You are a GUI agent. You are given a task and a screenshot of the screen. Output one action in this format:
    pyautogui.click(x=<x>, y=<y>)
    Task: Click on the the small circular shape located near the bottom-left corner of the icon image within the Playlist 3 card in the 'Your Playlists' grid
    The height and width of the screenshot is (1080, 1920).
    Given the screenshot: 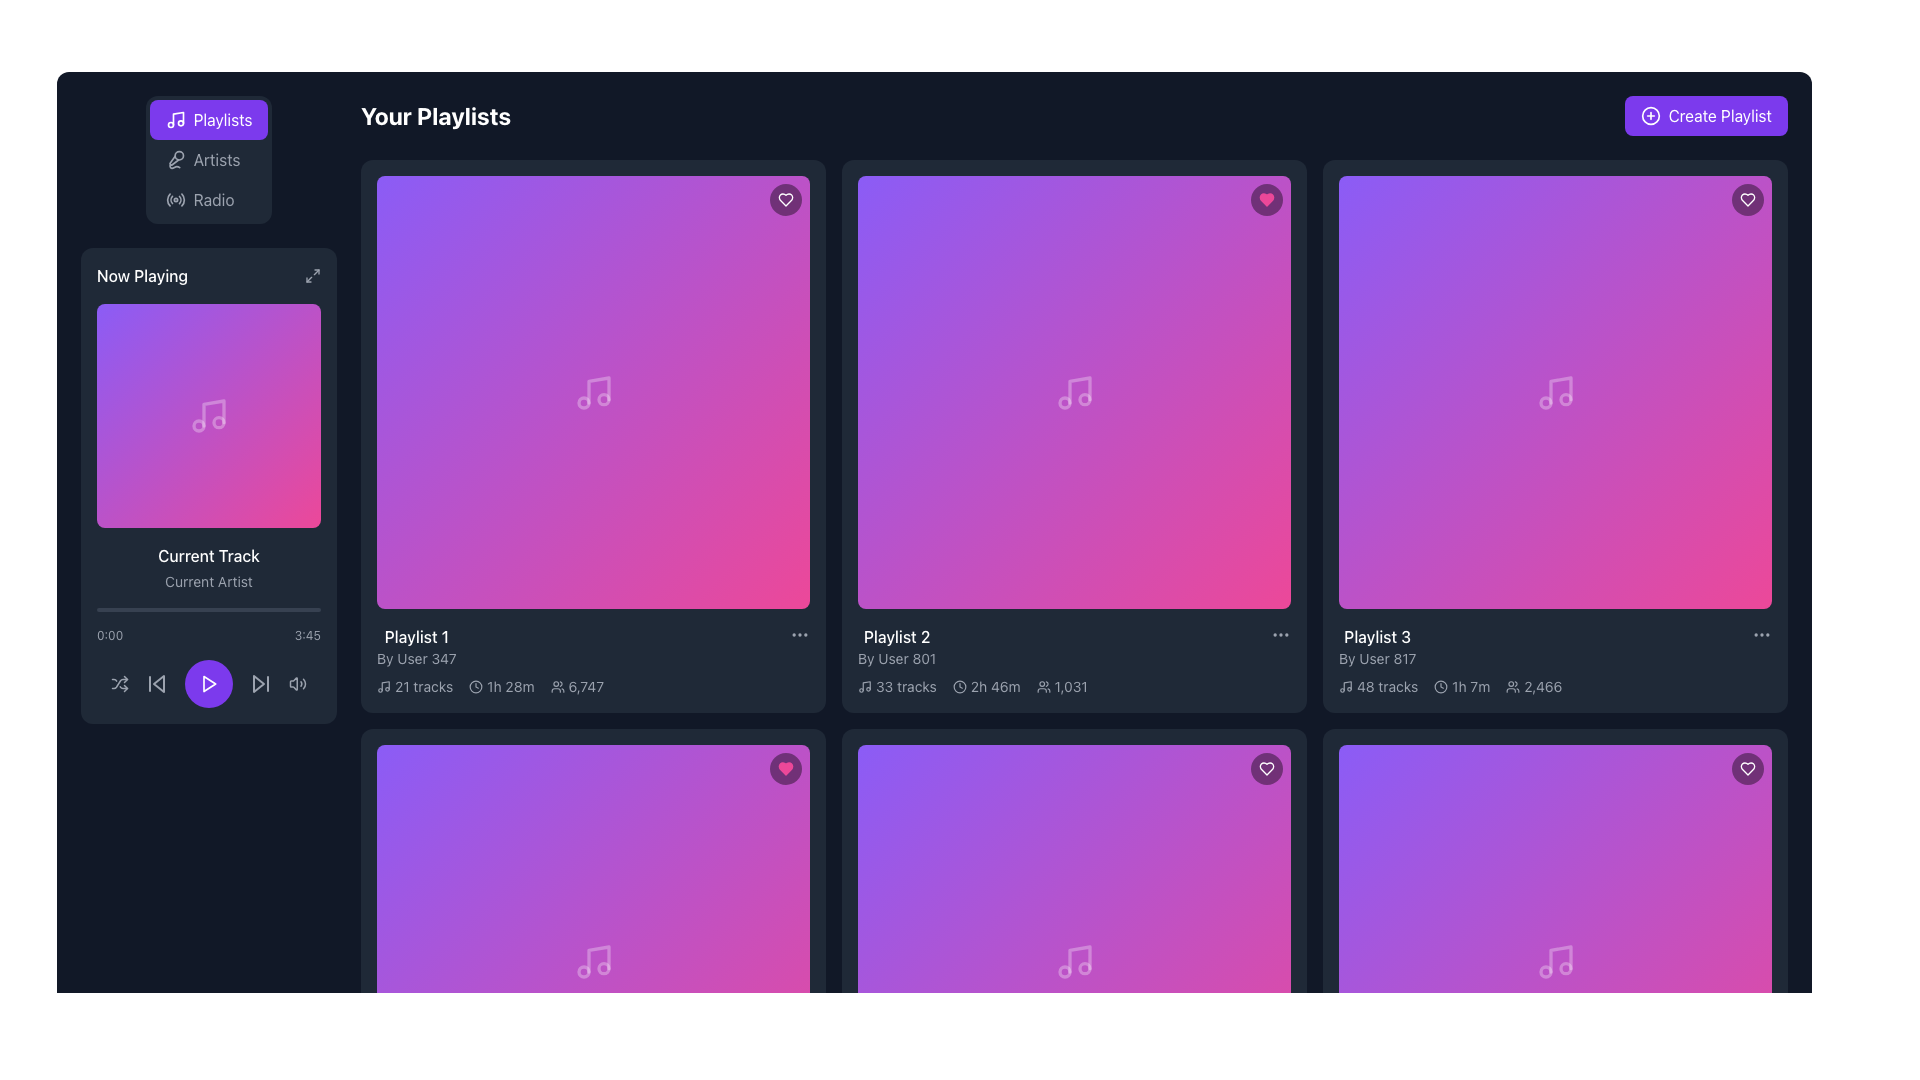 What is the action you would take?
    pyautogui.click(x=1544, y=402)
    